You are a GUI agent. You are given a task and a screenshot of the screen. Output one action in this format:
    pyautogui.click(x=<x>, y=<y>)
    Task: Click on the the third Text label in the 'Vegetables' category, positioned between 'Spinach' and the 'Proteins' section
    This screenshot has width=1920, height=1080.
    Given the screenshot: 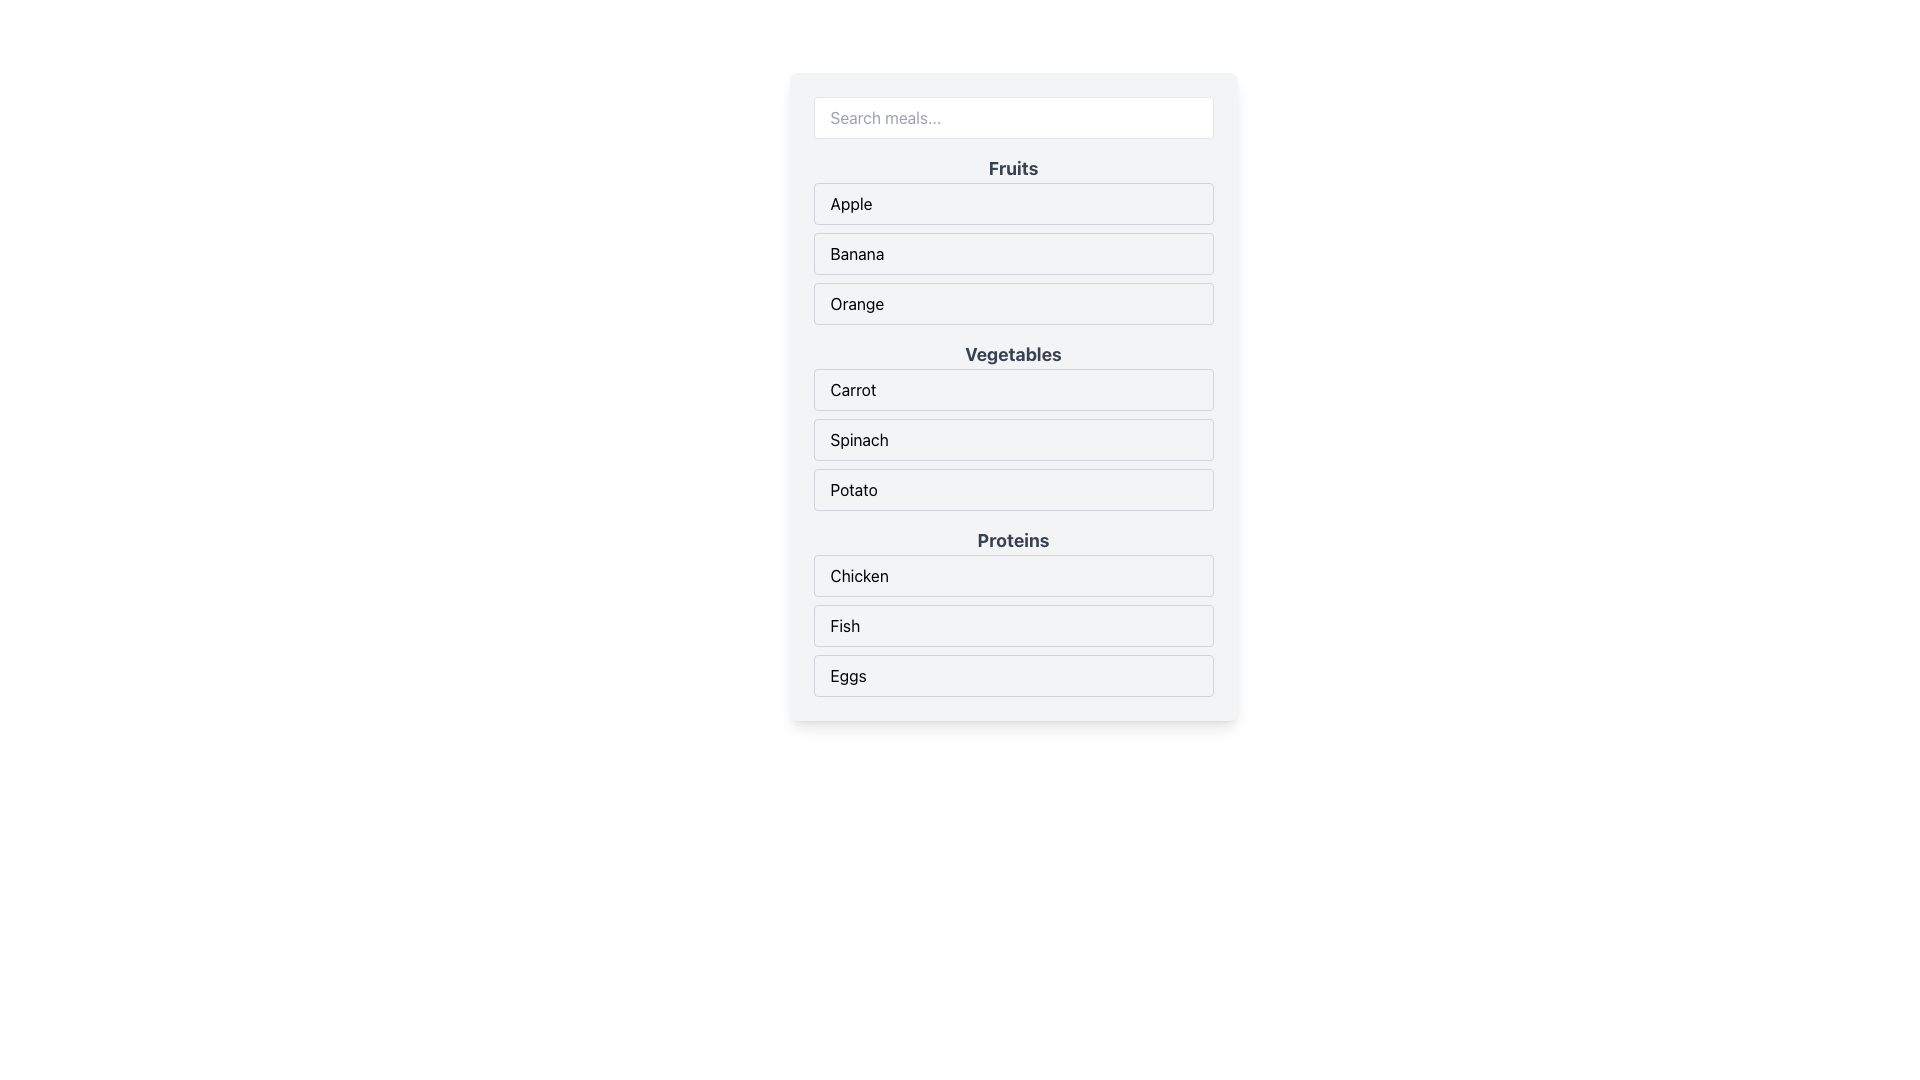 What is the action you would take?
    pyautogui.click(x=854, y=489)
    